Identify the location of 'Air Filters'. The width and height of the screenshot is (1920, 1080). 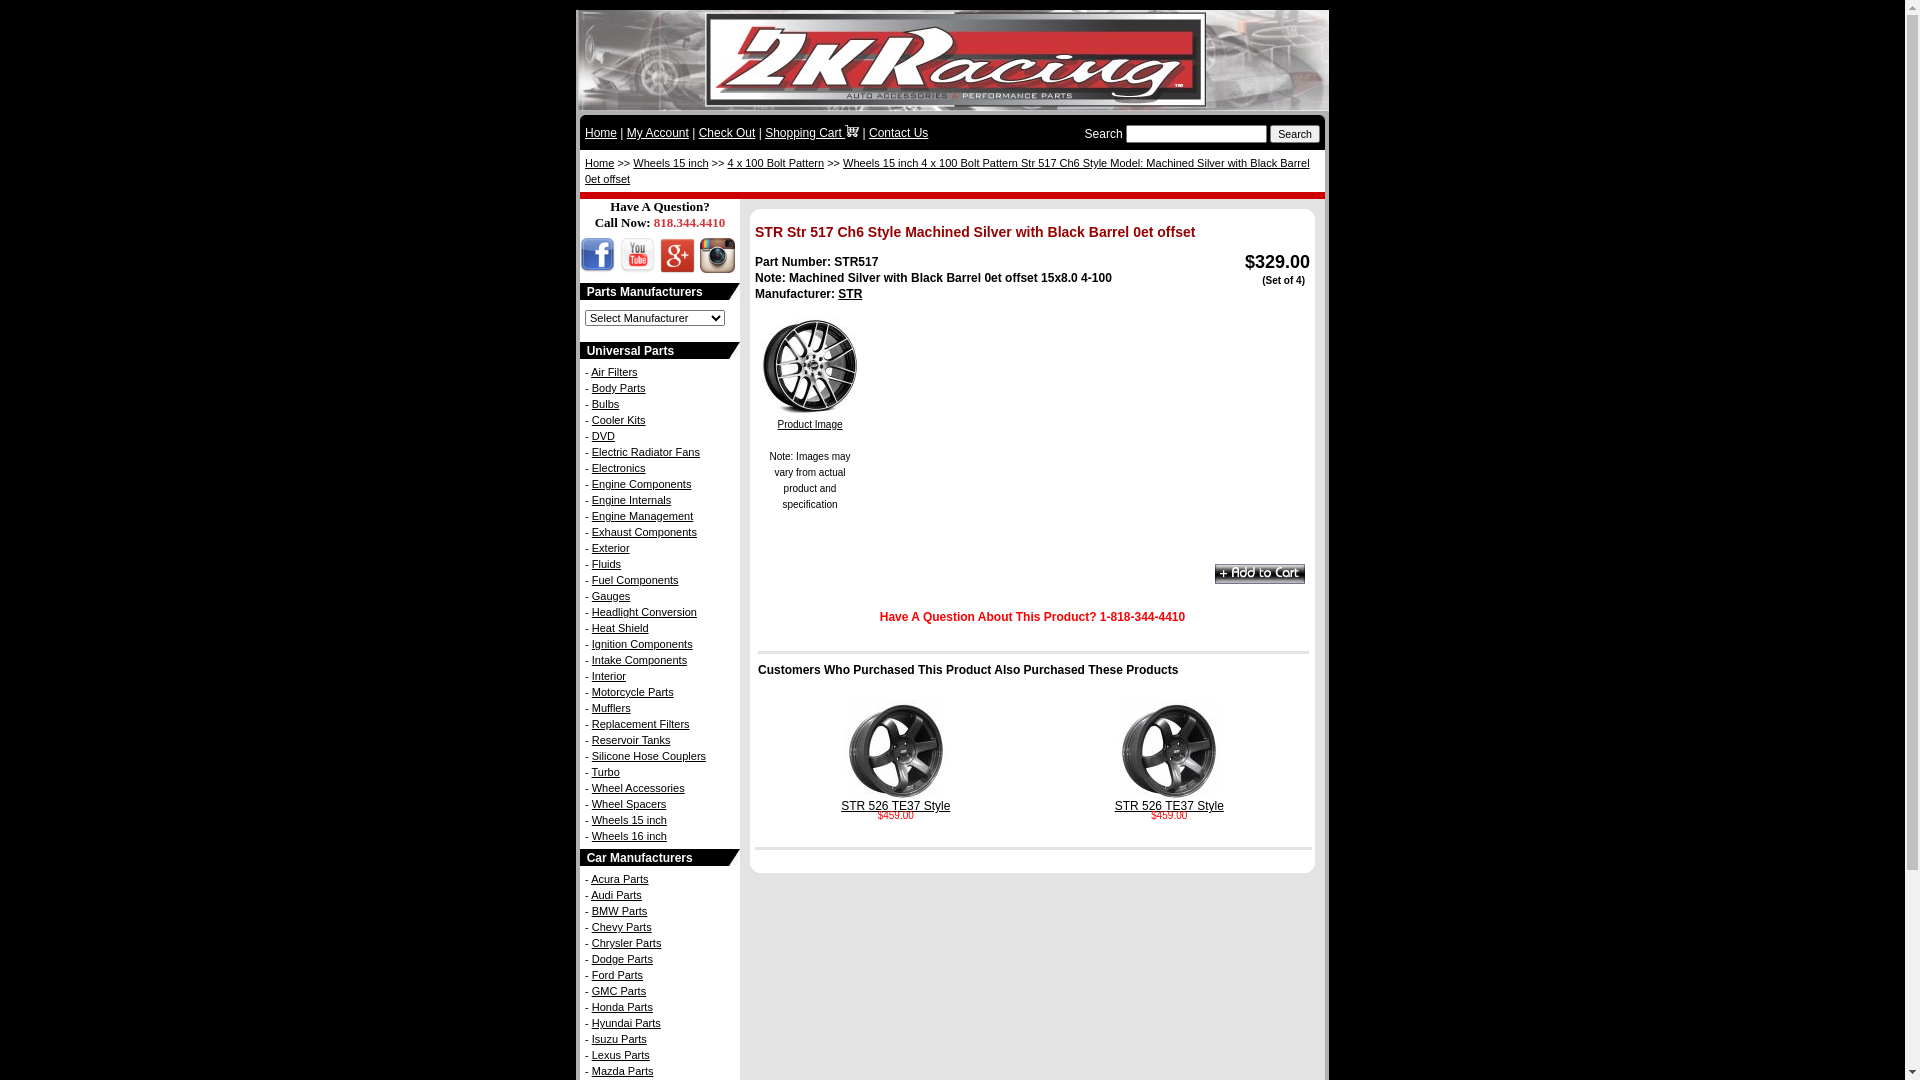
(589, 371).